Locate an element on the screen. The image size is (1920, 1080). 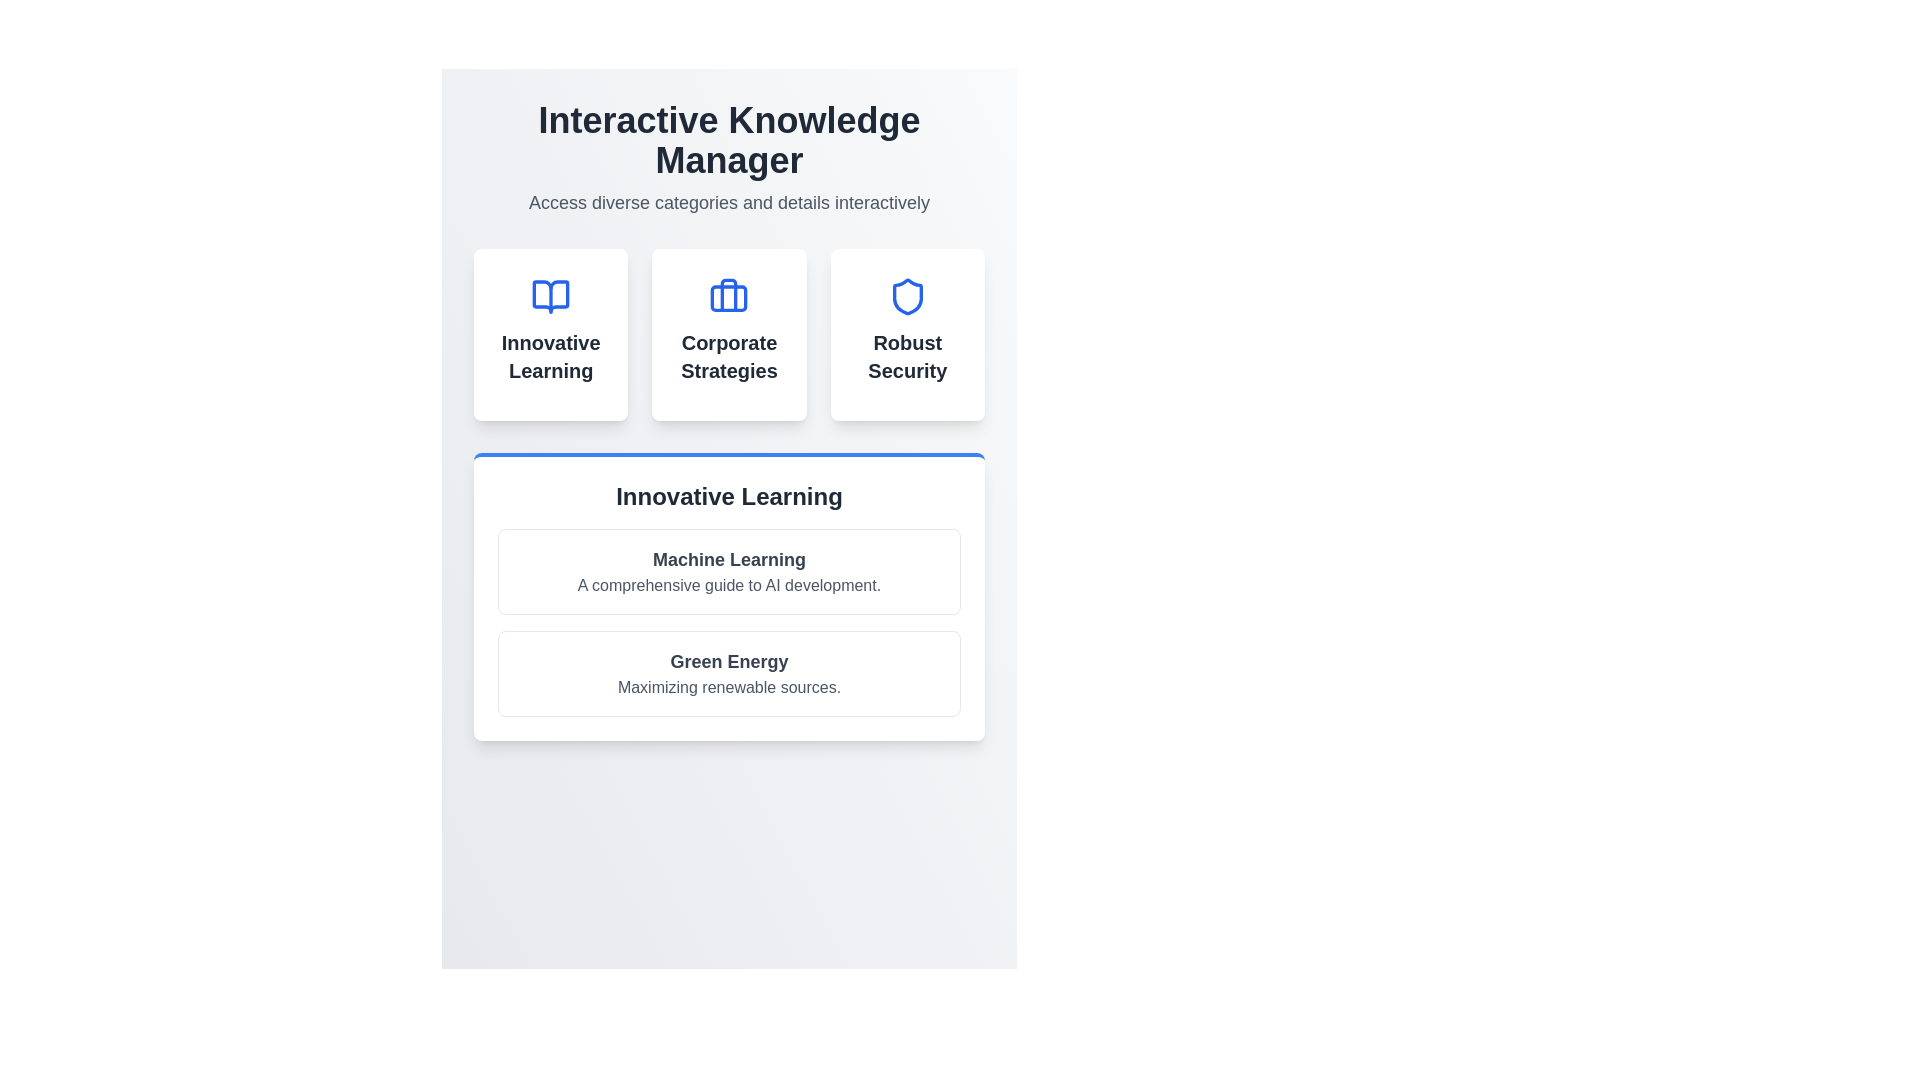
the shield-shaped icon with blue lines that represents robust security, located in the third column above the label 'Robust Security' is located at coordinates (906, 297).